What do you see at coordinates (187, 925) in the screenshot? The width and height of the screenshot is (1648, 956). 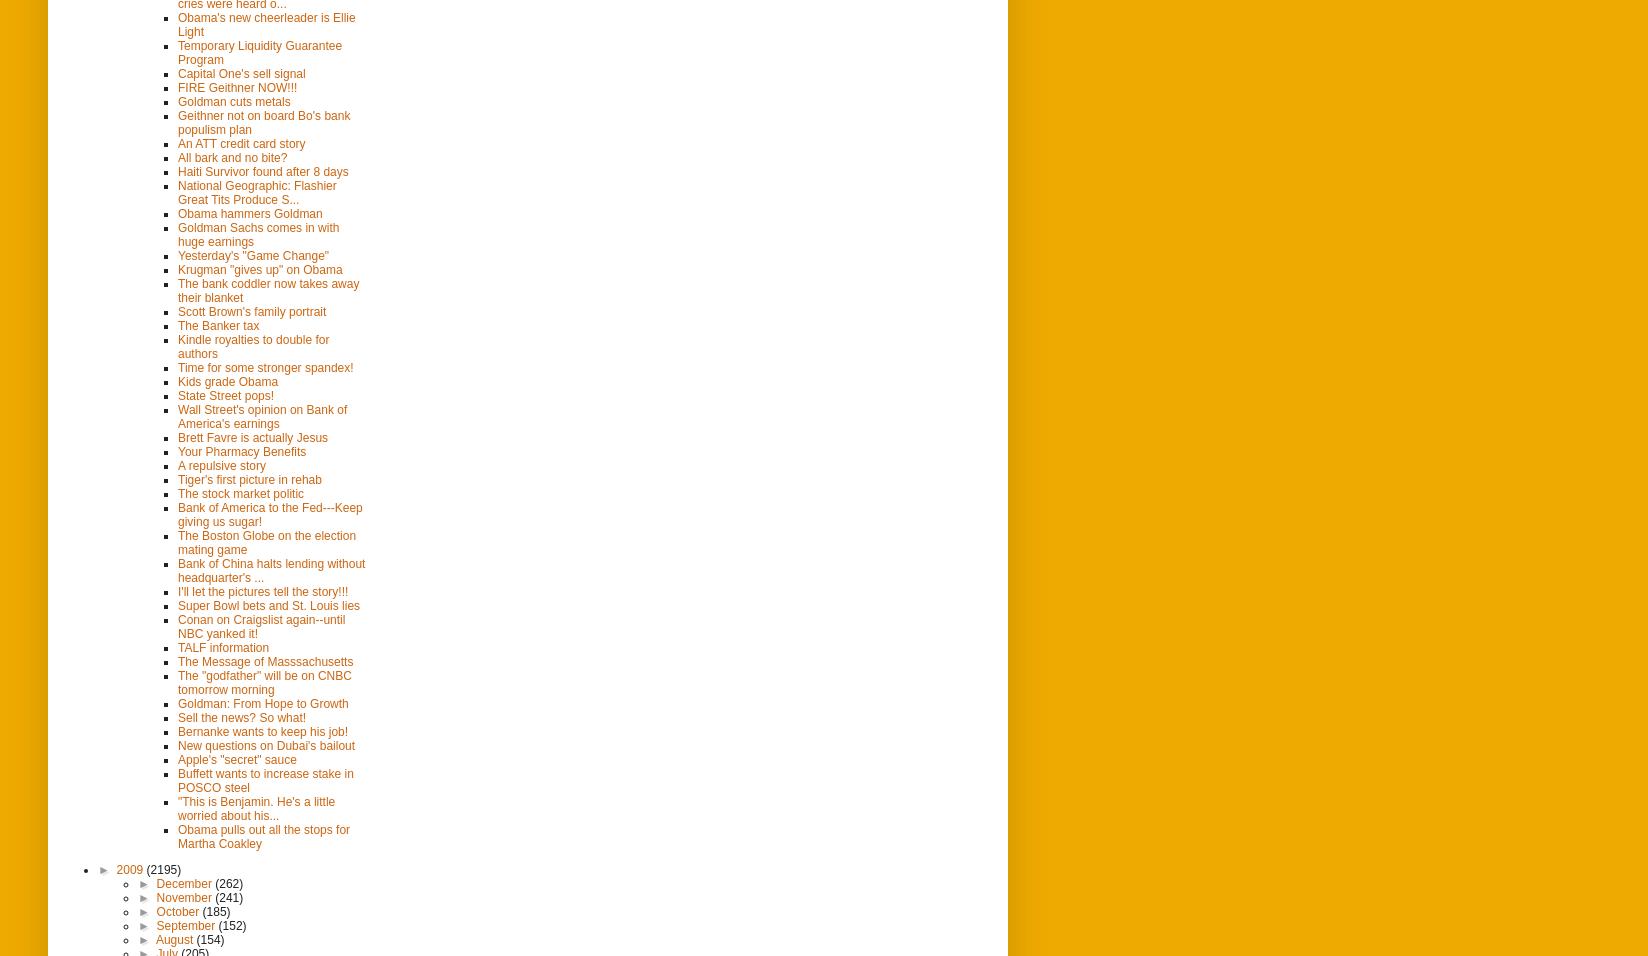 I see `'September'` at bounding box center [187, 925].